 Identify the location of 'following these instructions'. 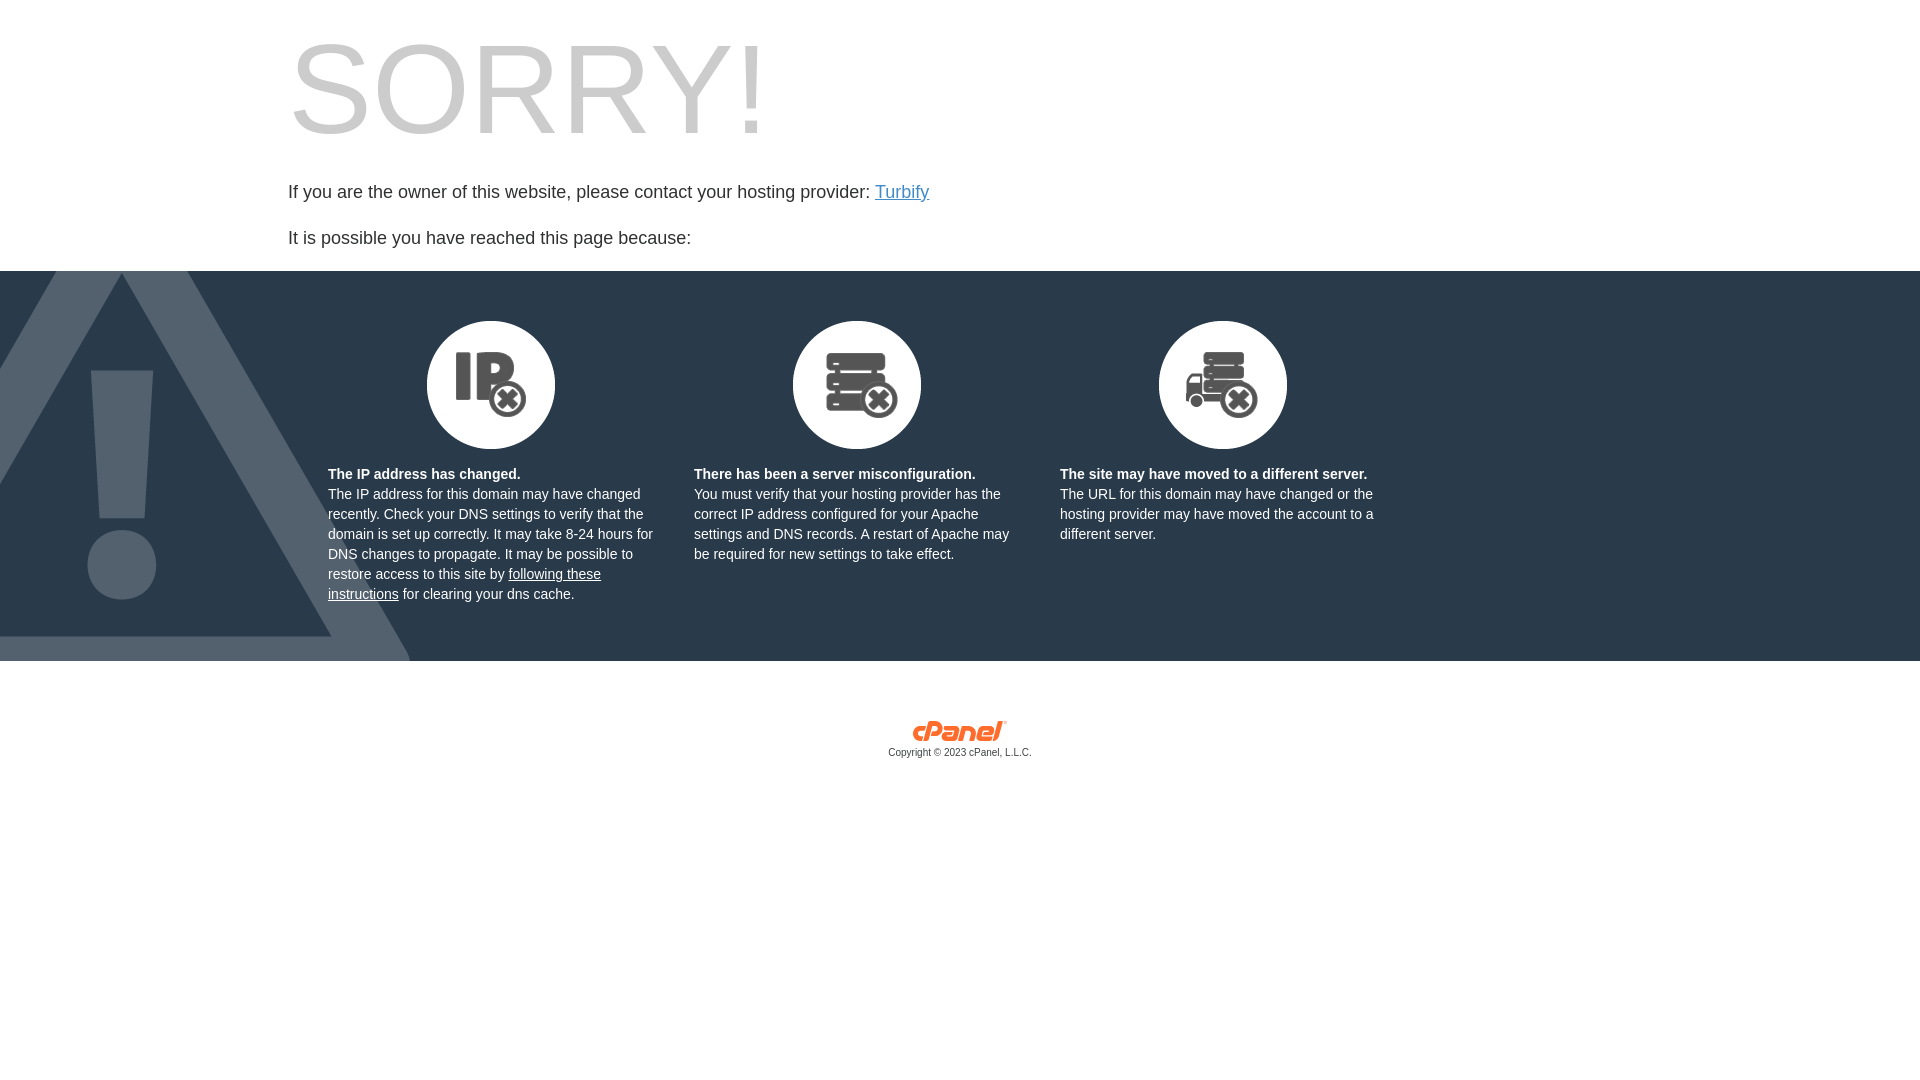
(463, 583).